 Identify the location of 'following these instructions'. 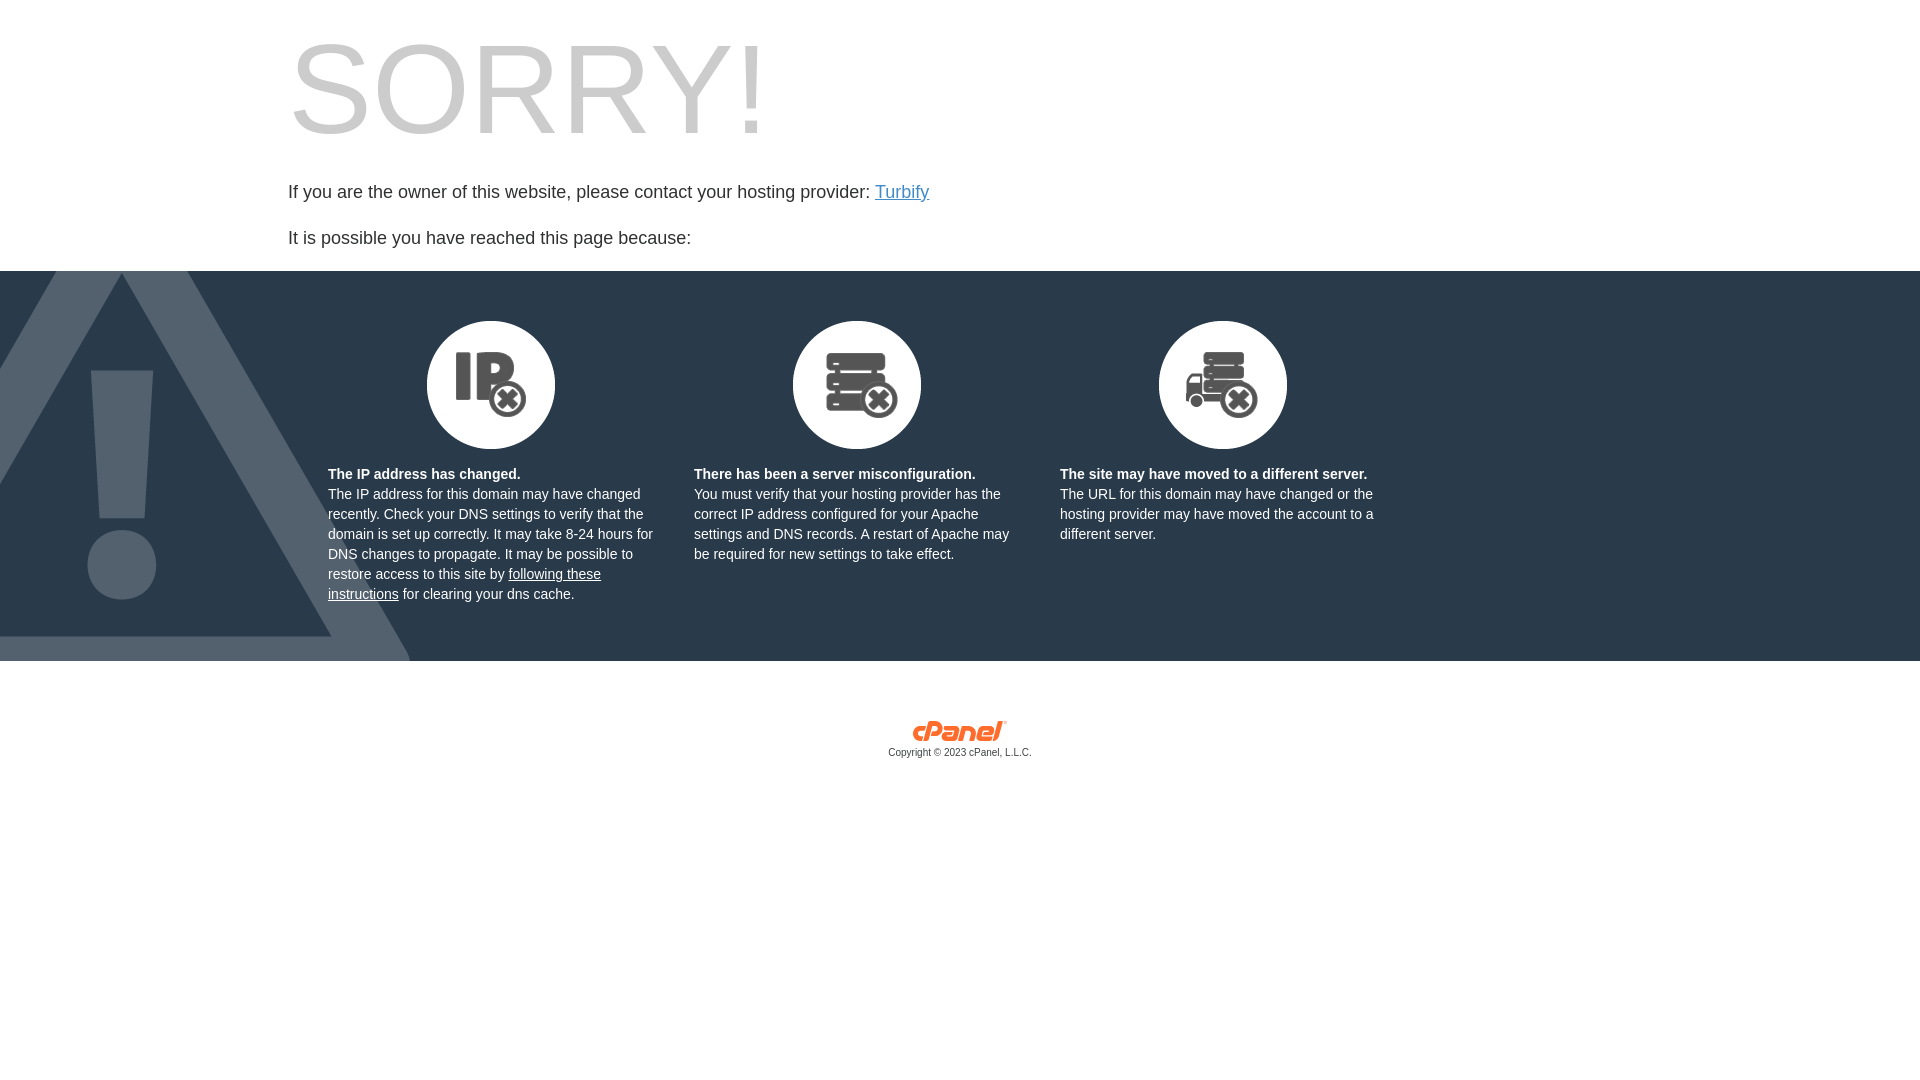
(463, 583).